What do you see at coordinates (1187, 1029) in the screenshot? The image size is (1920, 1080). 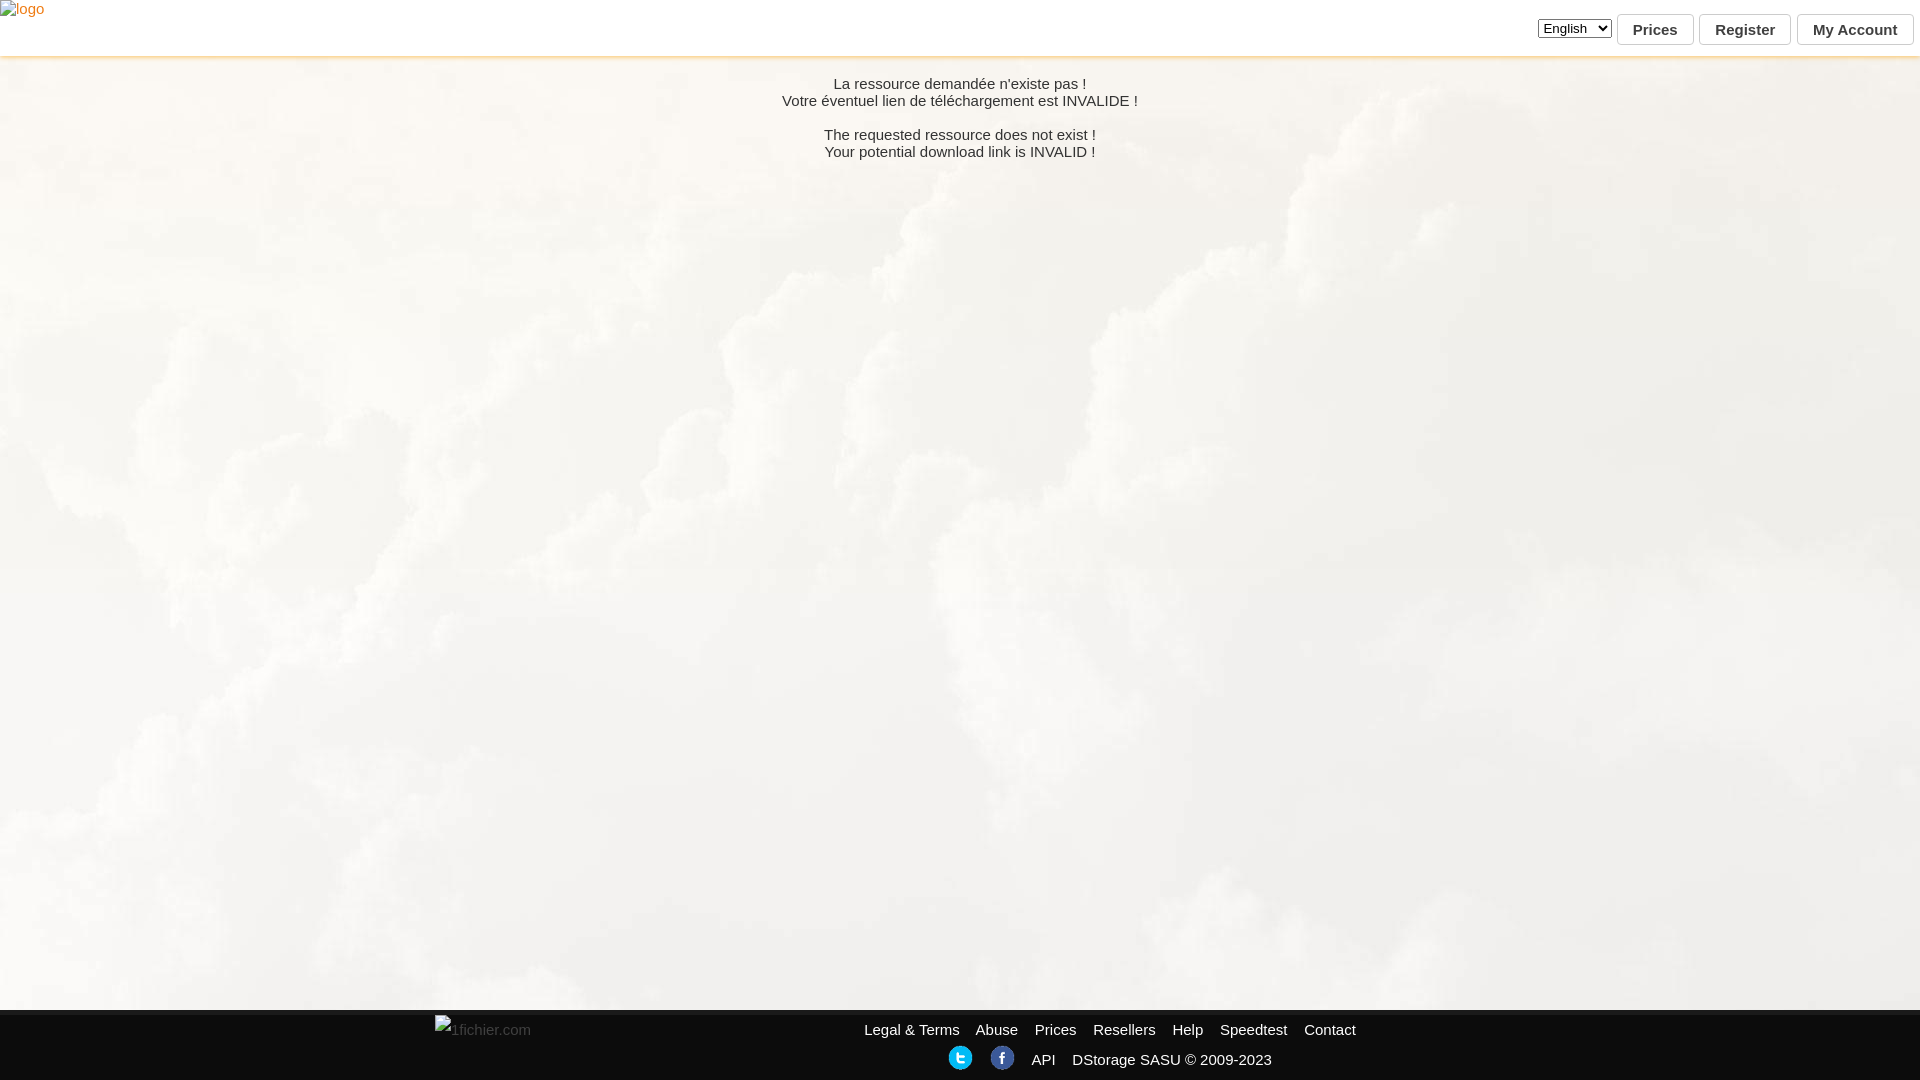 I see `'Help'` at bounding box center [1187, 1029].